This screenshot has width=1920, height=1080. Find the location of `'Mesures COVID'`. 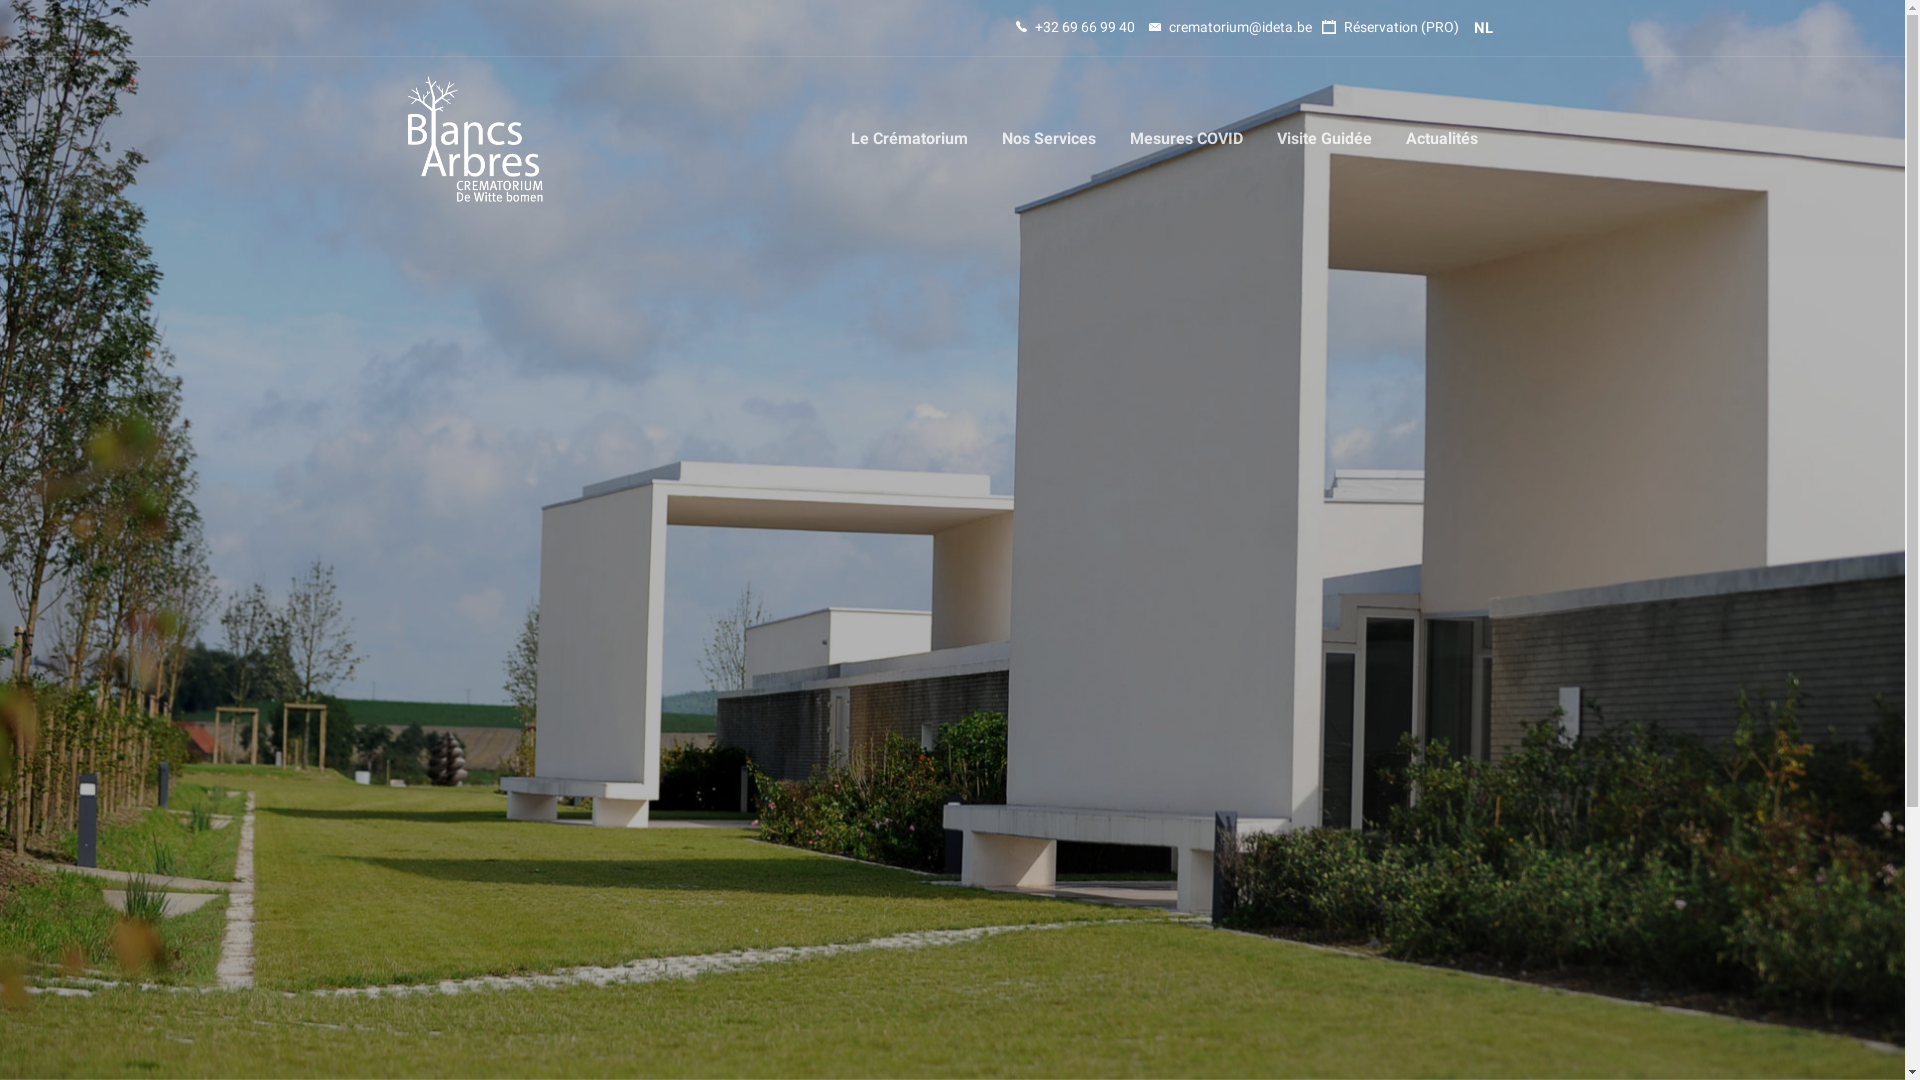

'Mesures COVID' is located at coordinates (1112, 137).